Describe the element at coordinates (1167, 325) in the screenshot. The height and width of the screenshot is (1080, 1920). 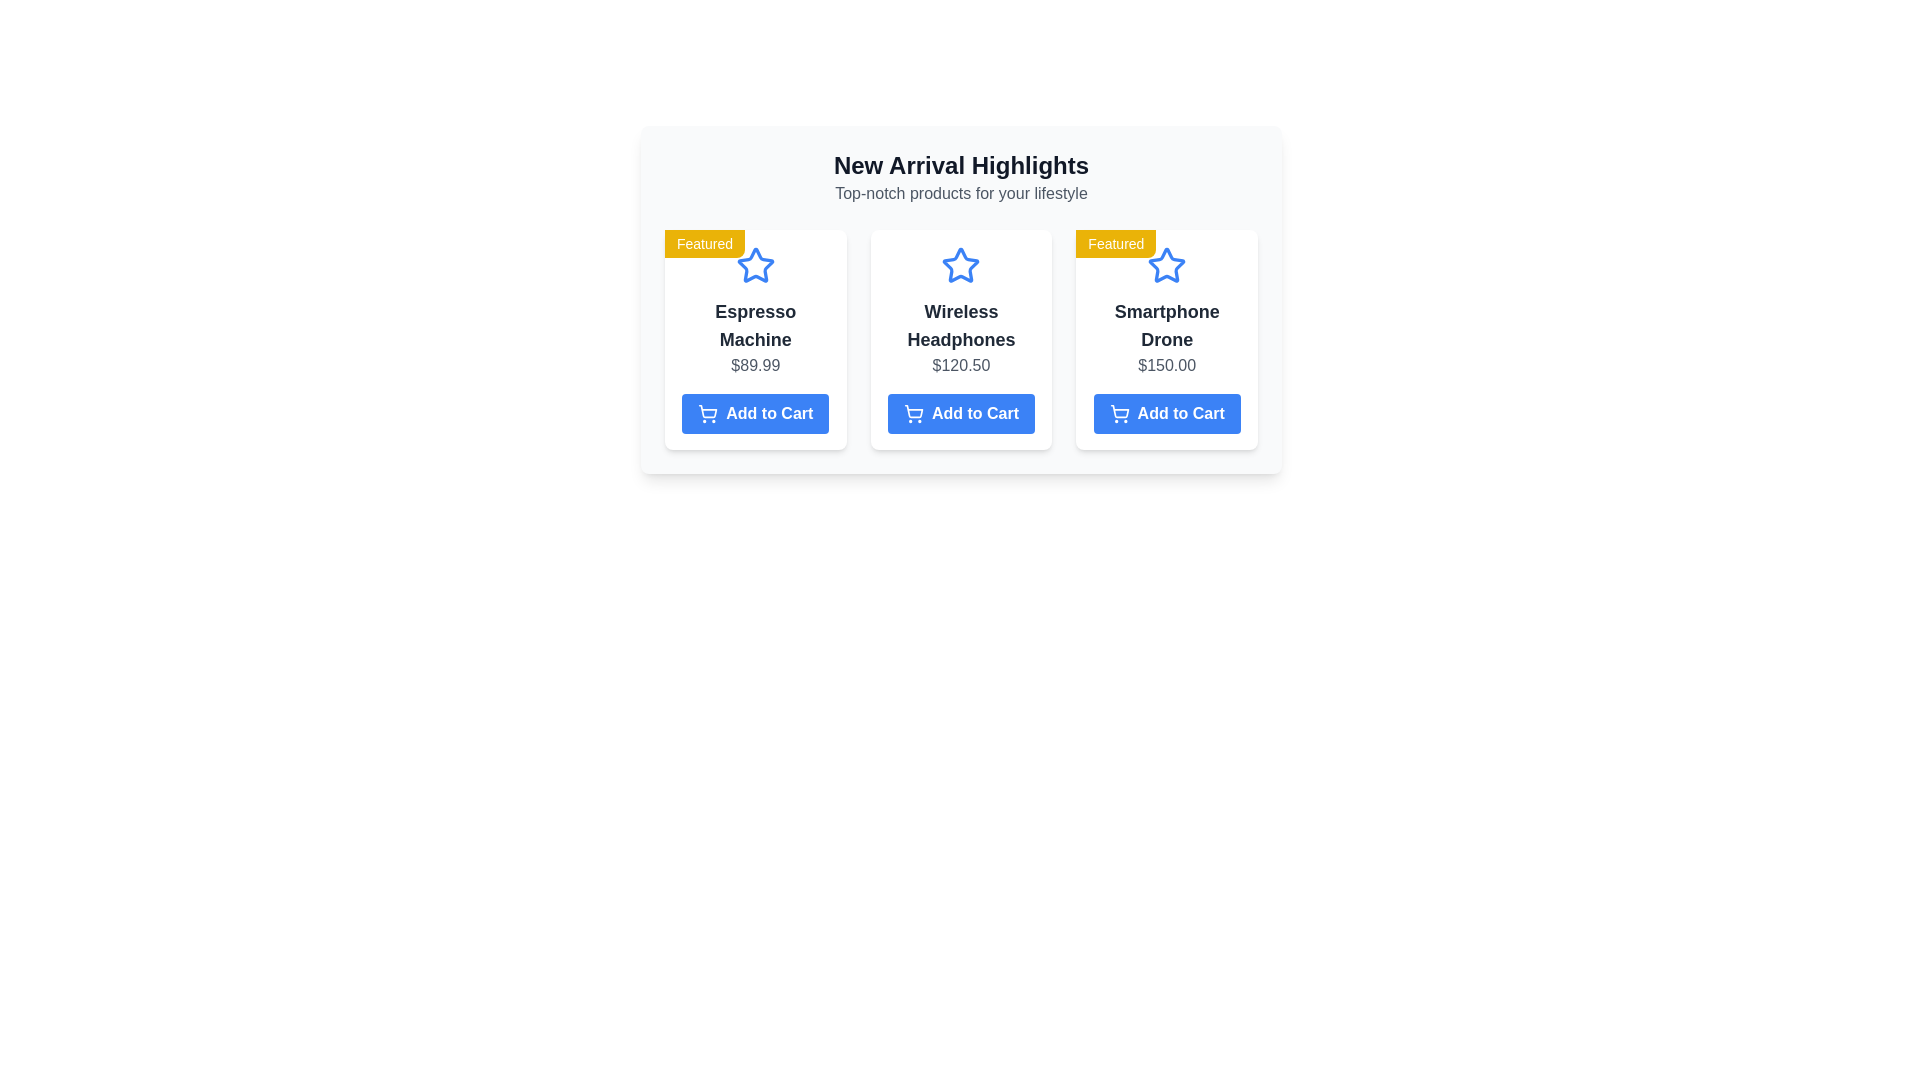
I see `the Text label displaying 'Smartphone Drone', which is the title of the product in the third card of the row` at that location.